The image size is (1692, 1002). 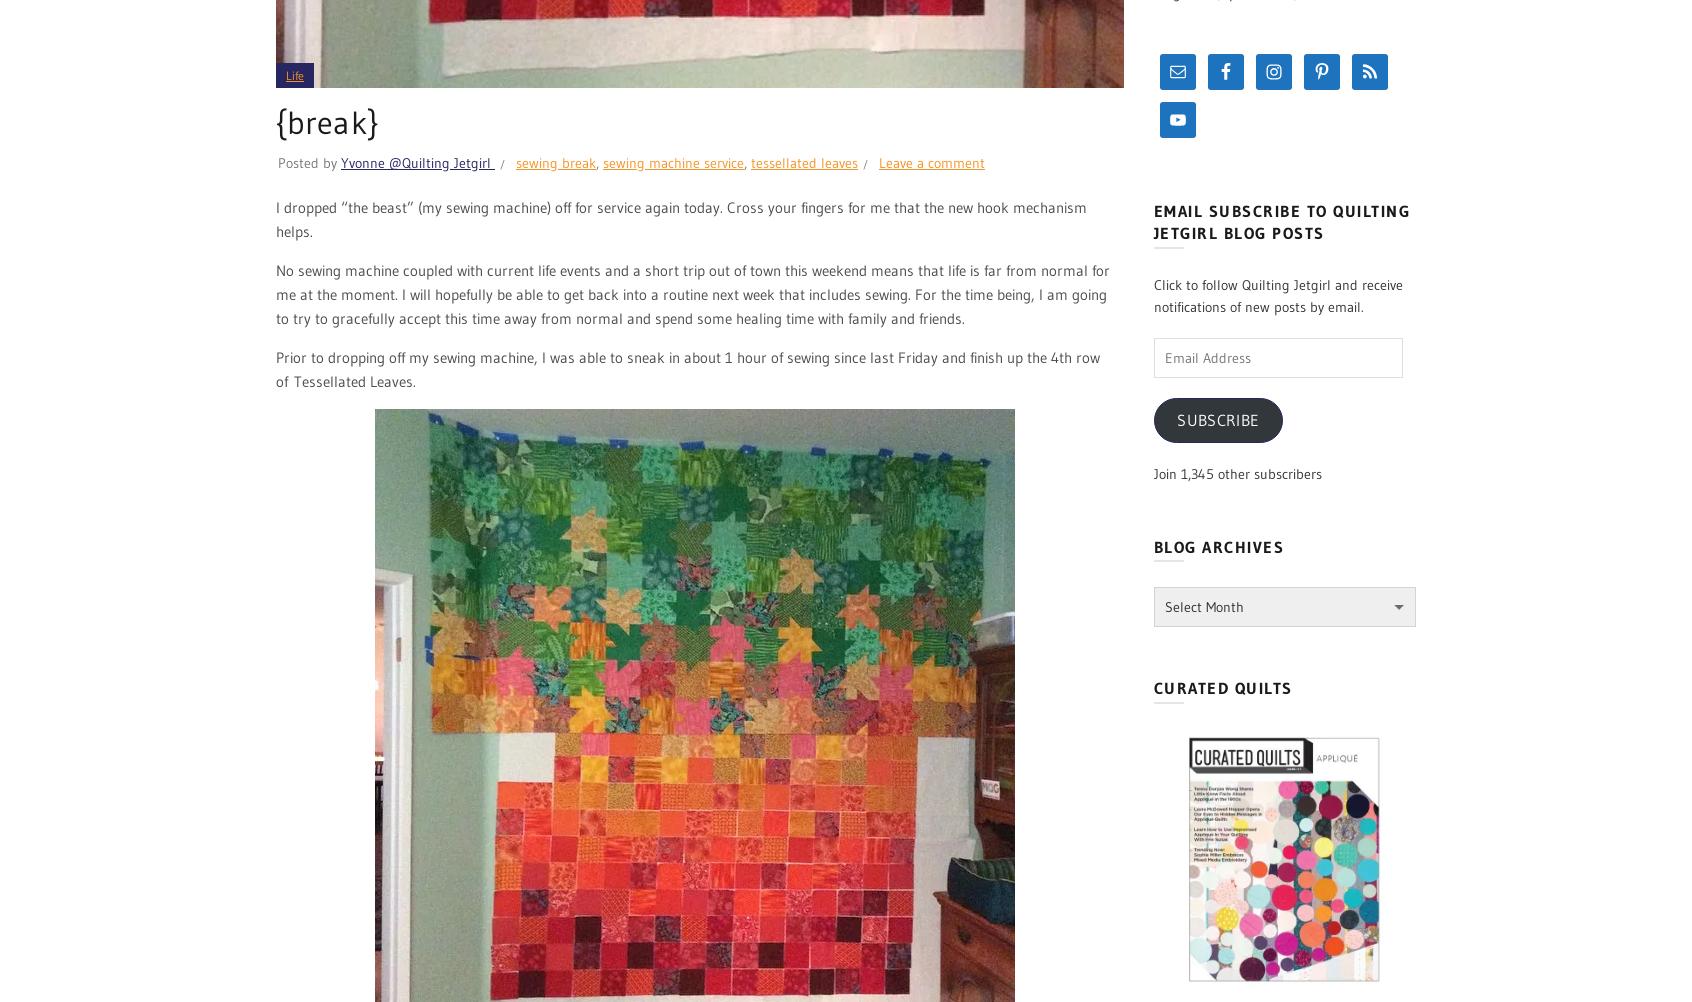 What do you see at coordinates (275, 369) in the screenshot?
I see `'Prior to dropping off my sewing machine, I was able to sneak in about 1 hour of sewing since last Friday and finish up the 4th row of Tessellated Leaves.'` at bounding box center [275, 369].